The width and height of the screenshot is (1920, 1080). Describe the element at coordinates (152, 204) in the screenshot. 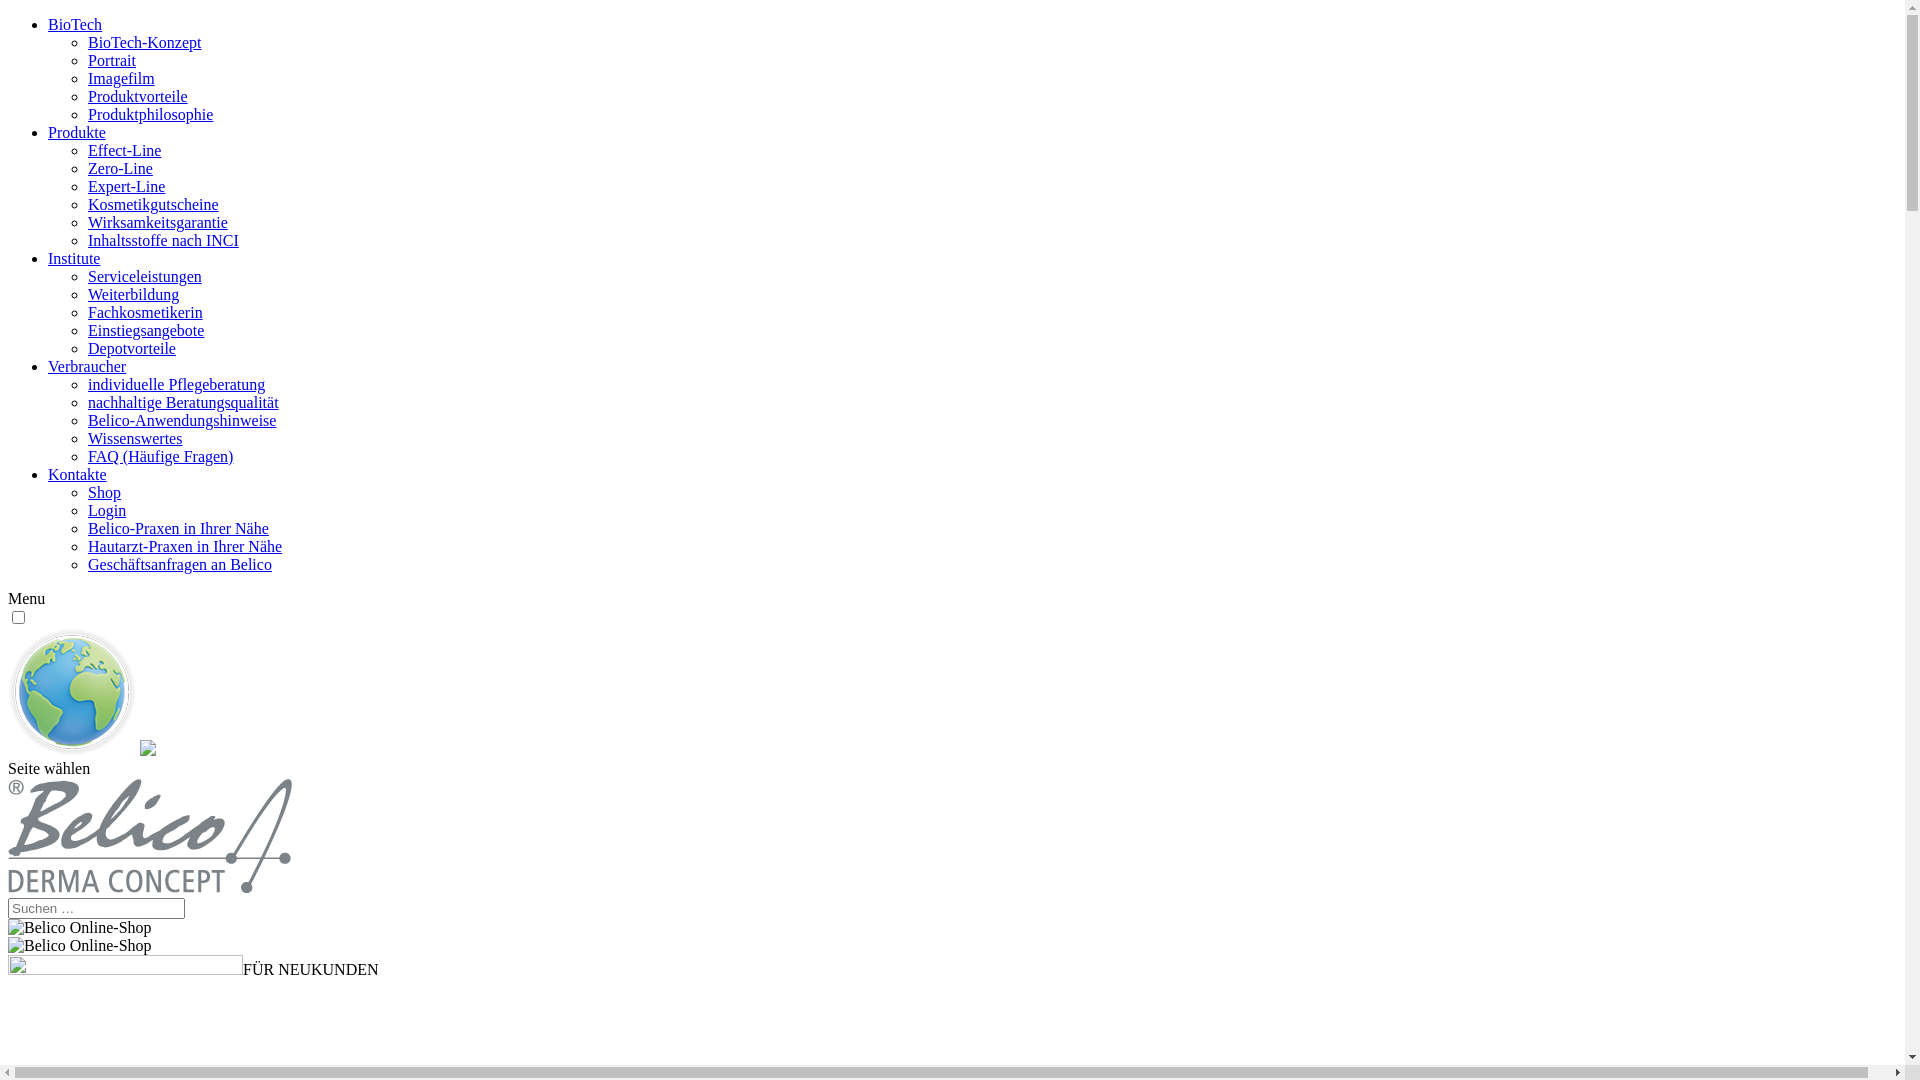

I see `'Kosmetikgutscheine'` at that location.